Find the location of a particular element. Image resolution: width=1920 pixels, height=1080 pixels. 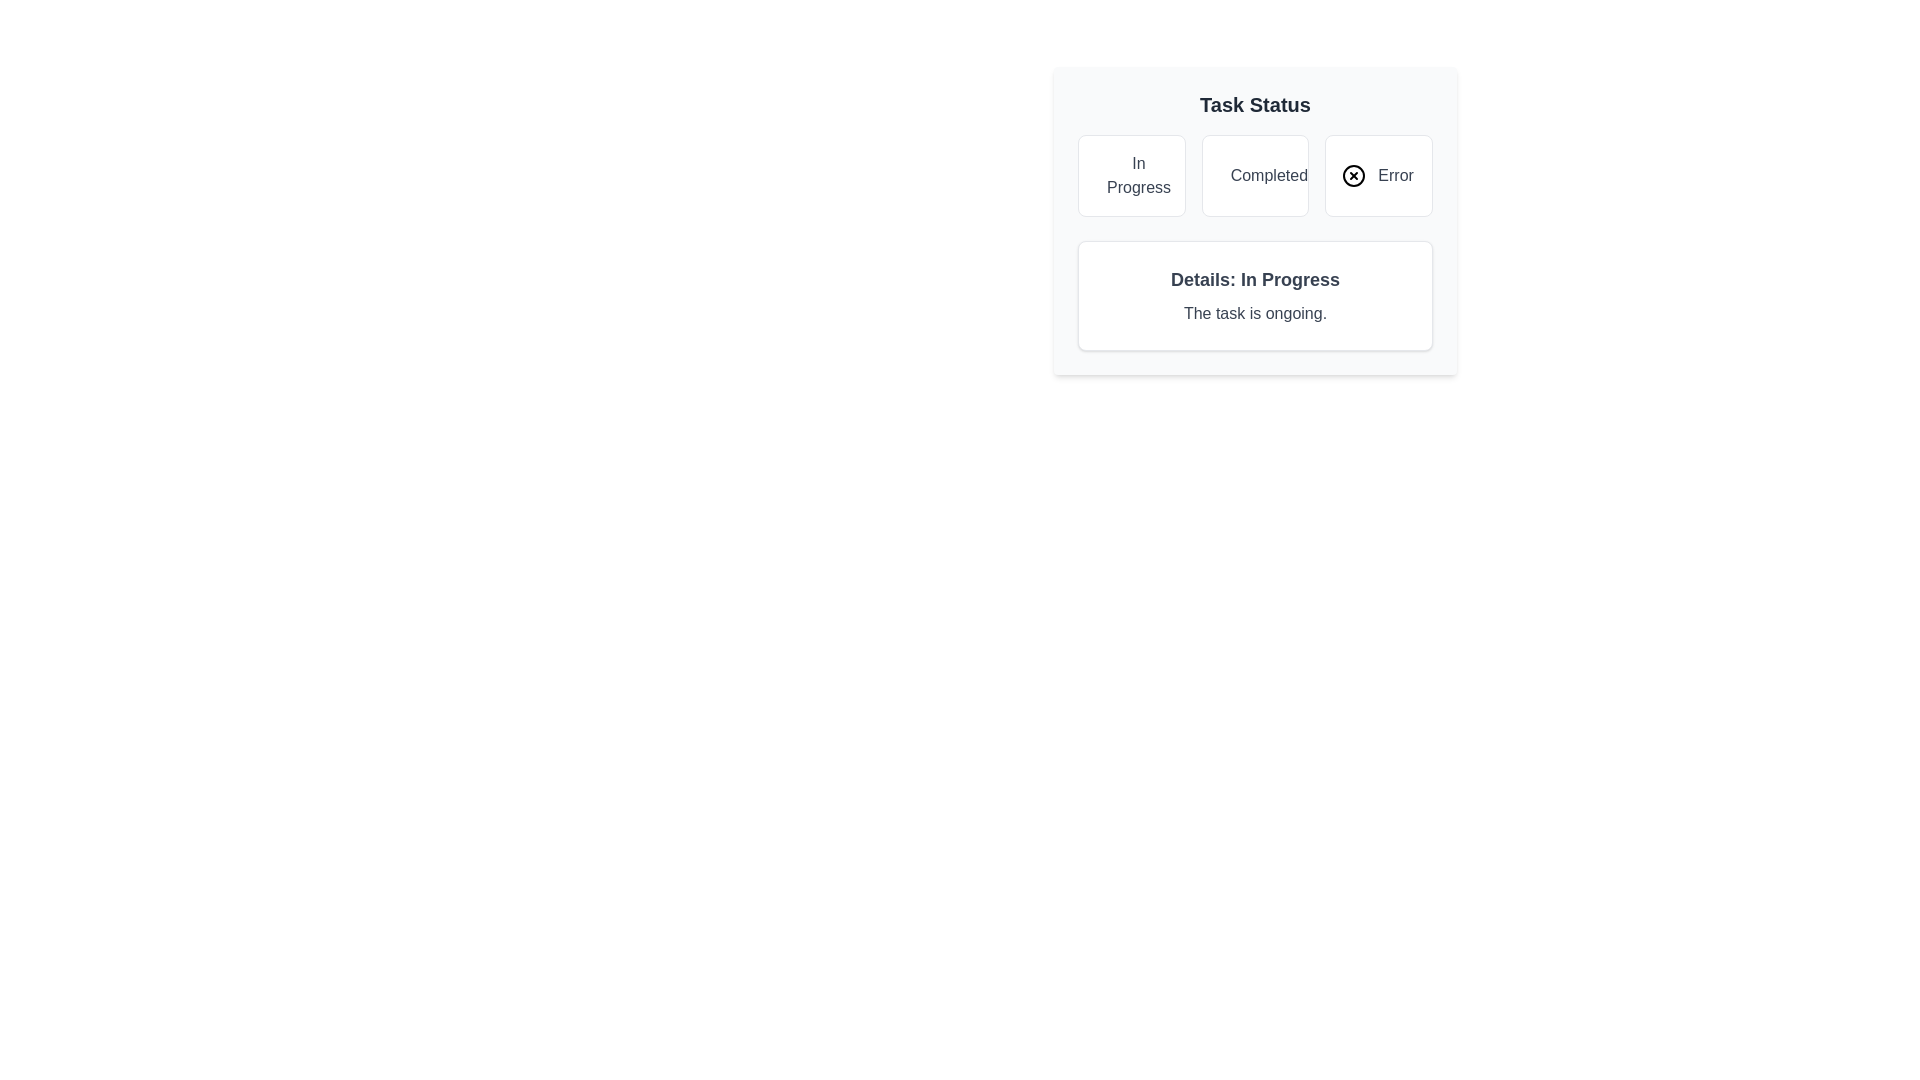

the 'Completed' status label, which is centrally positioned within a card-like structure along with other status options is located at coordinates (1268, 175).